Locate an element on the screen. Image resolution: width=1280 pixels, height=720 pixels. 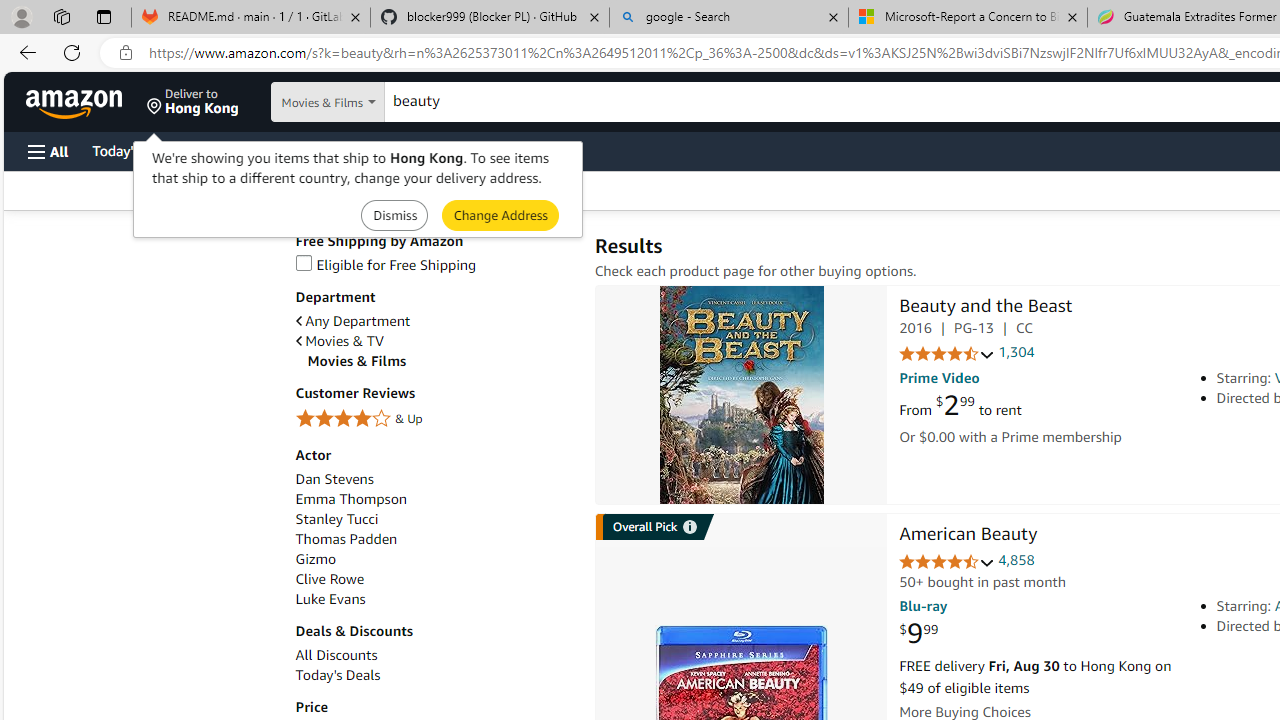
'4.6 out of 5 stars' is located at coordinates (946, 562).